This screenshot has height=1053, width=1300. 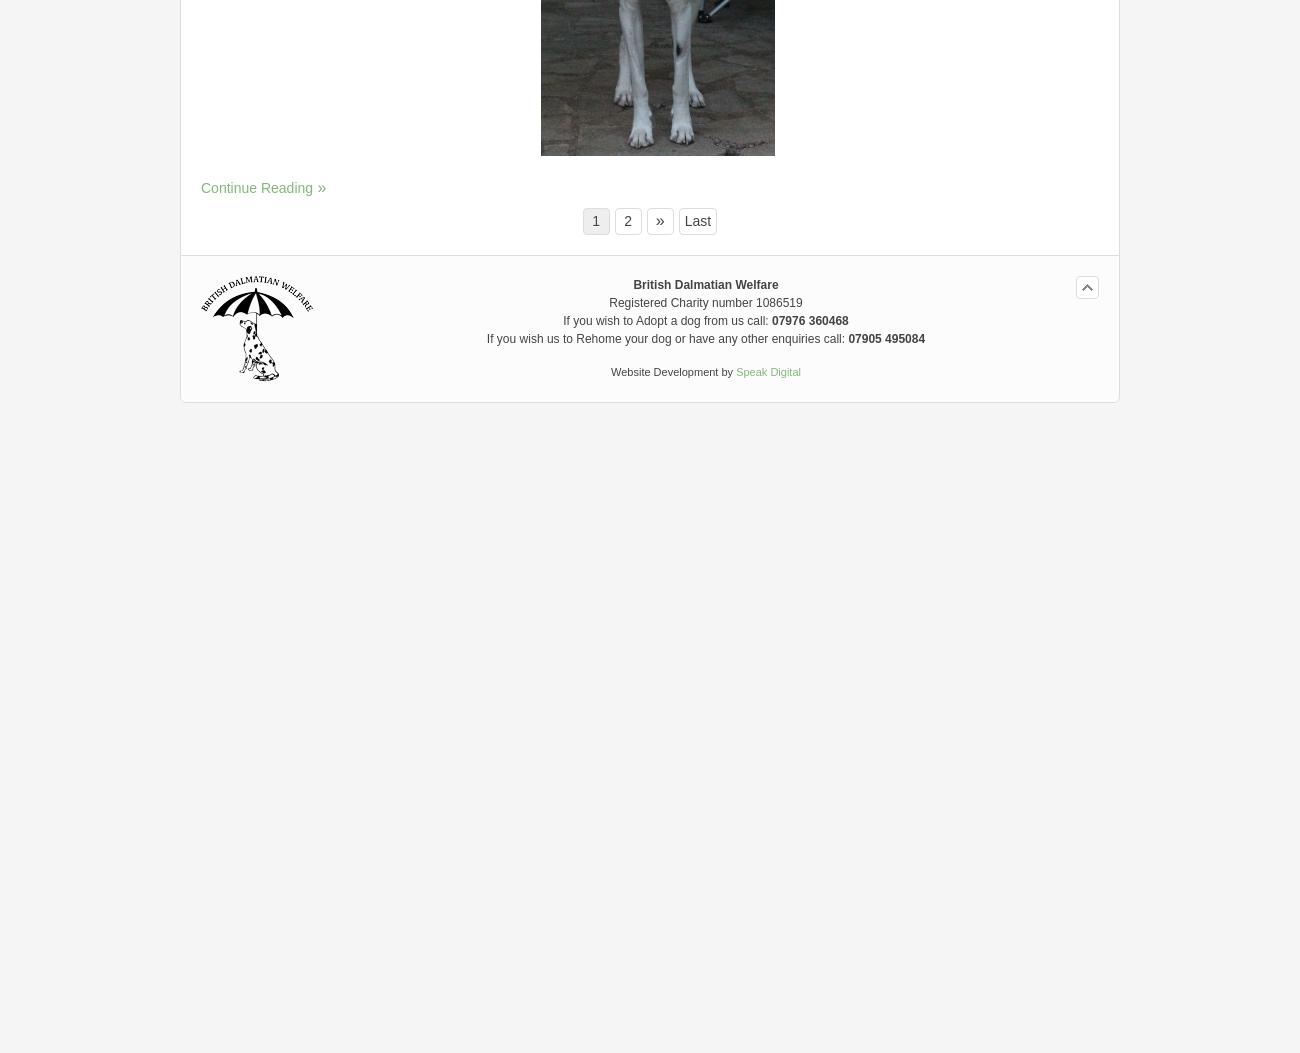 I want to click on 'If you wish us to Rehome your dog or have any other enquiries call:', so click(x=666, y=337).